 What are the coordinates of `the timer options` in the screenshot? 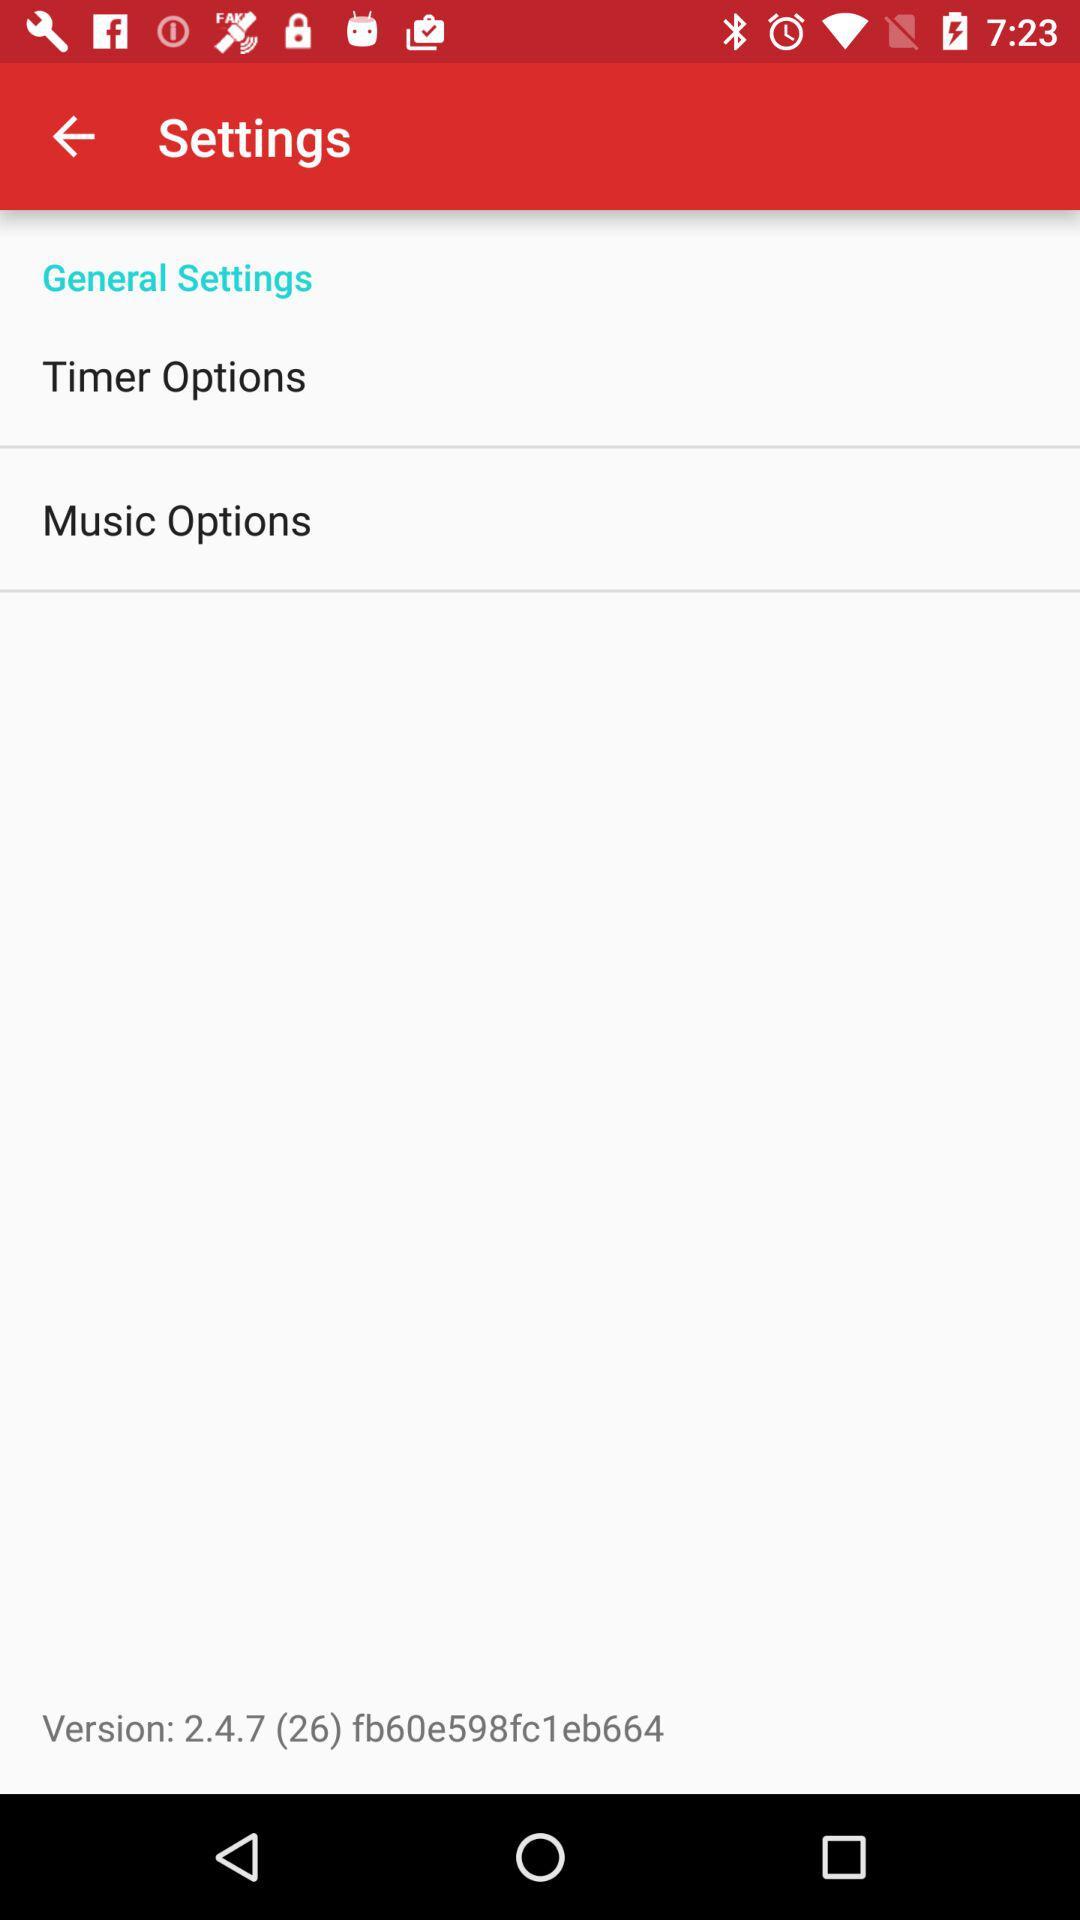 It's located at (173, 374).